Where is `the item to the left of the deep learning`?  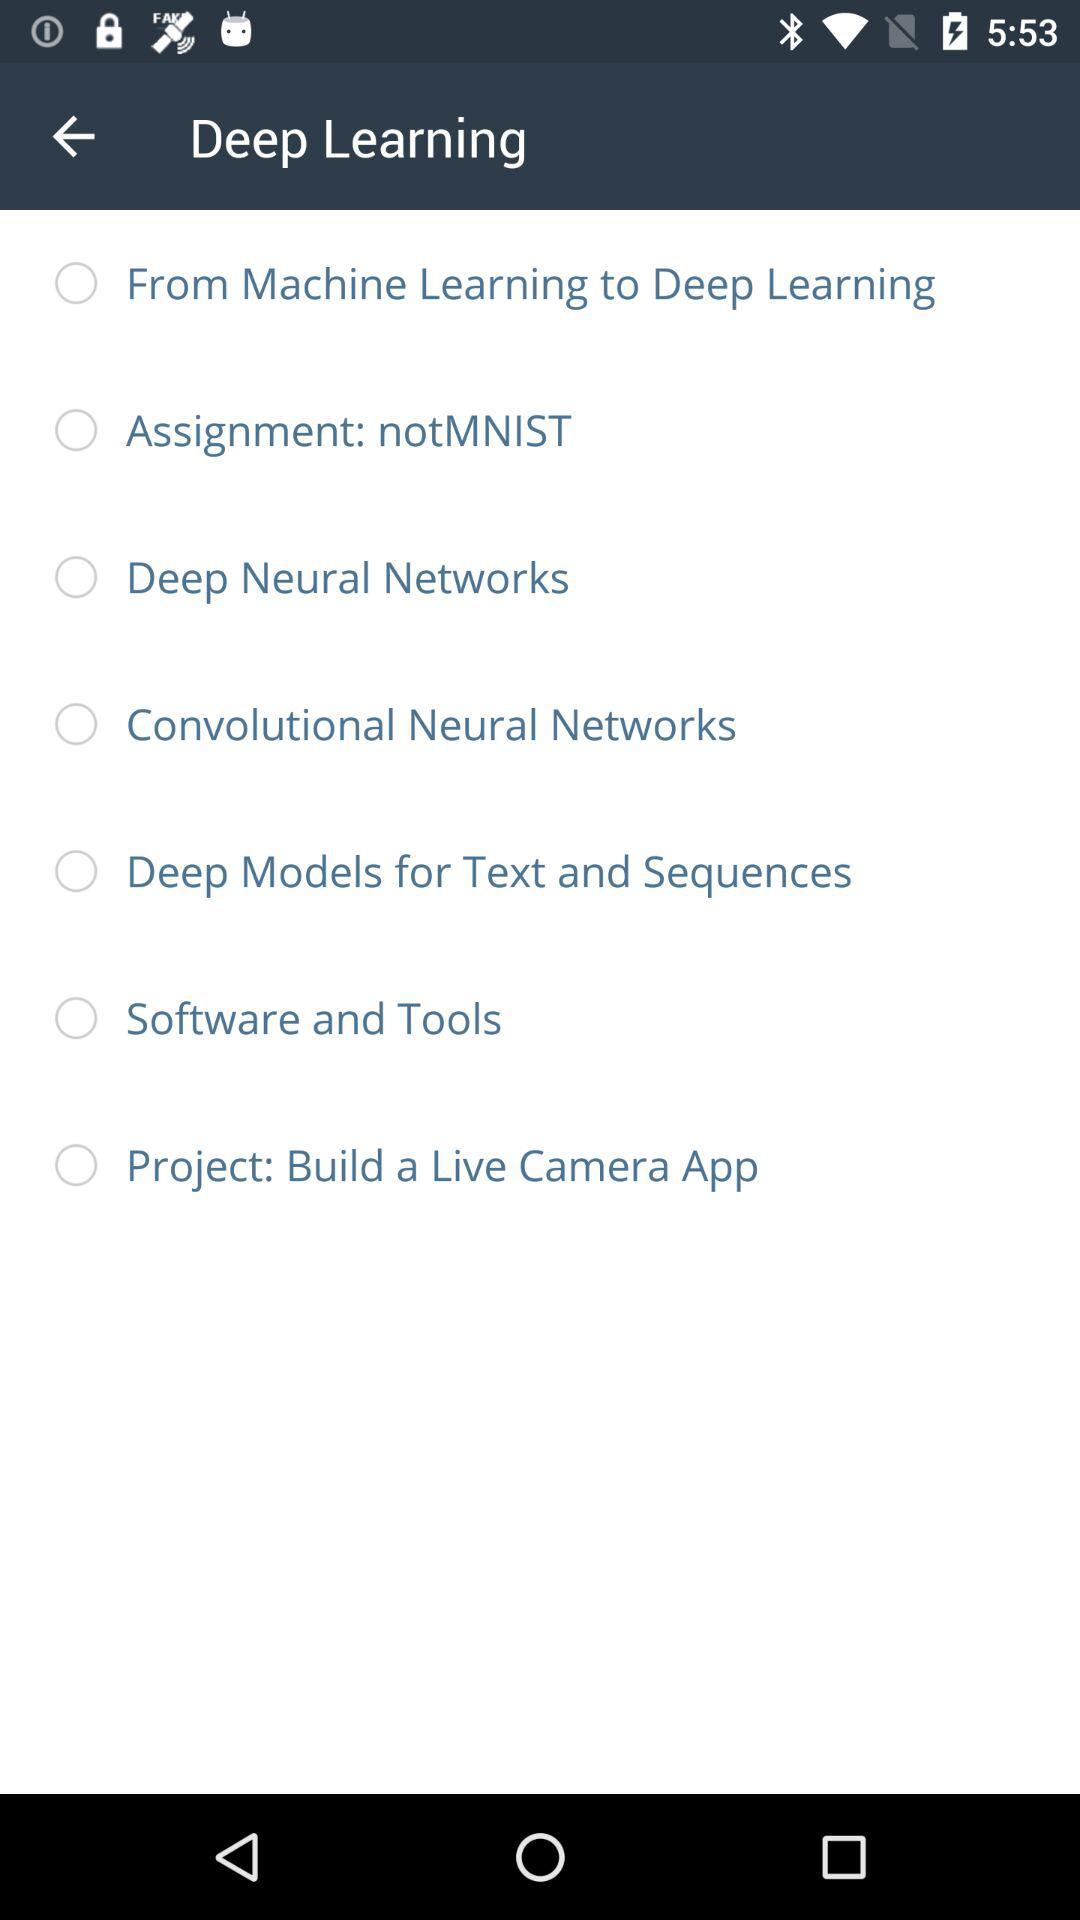 the item to the left of the deep learning is located at coordinates (72, 135).